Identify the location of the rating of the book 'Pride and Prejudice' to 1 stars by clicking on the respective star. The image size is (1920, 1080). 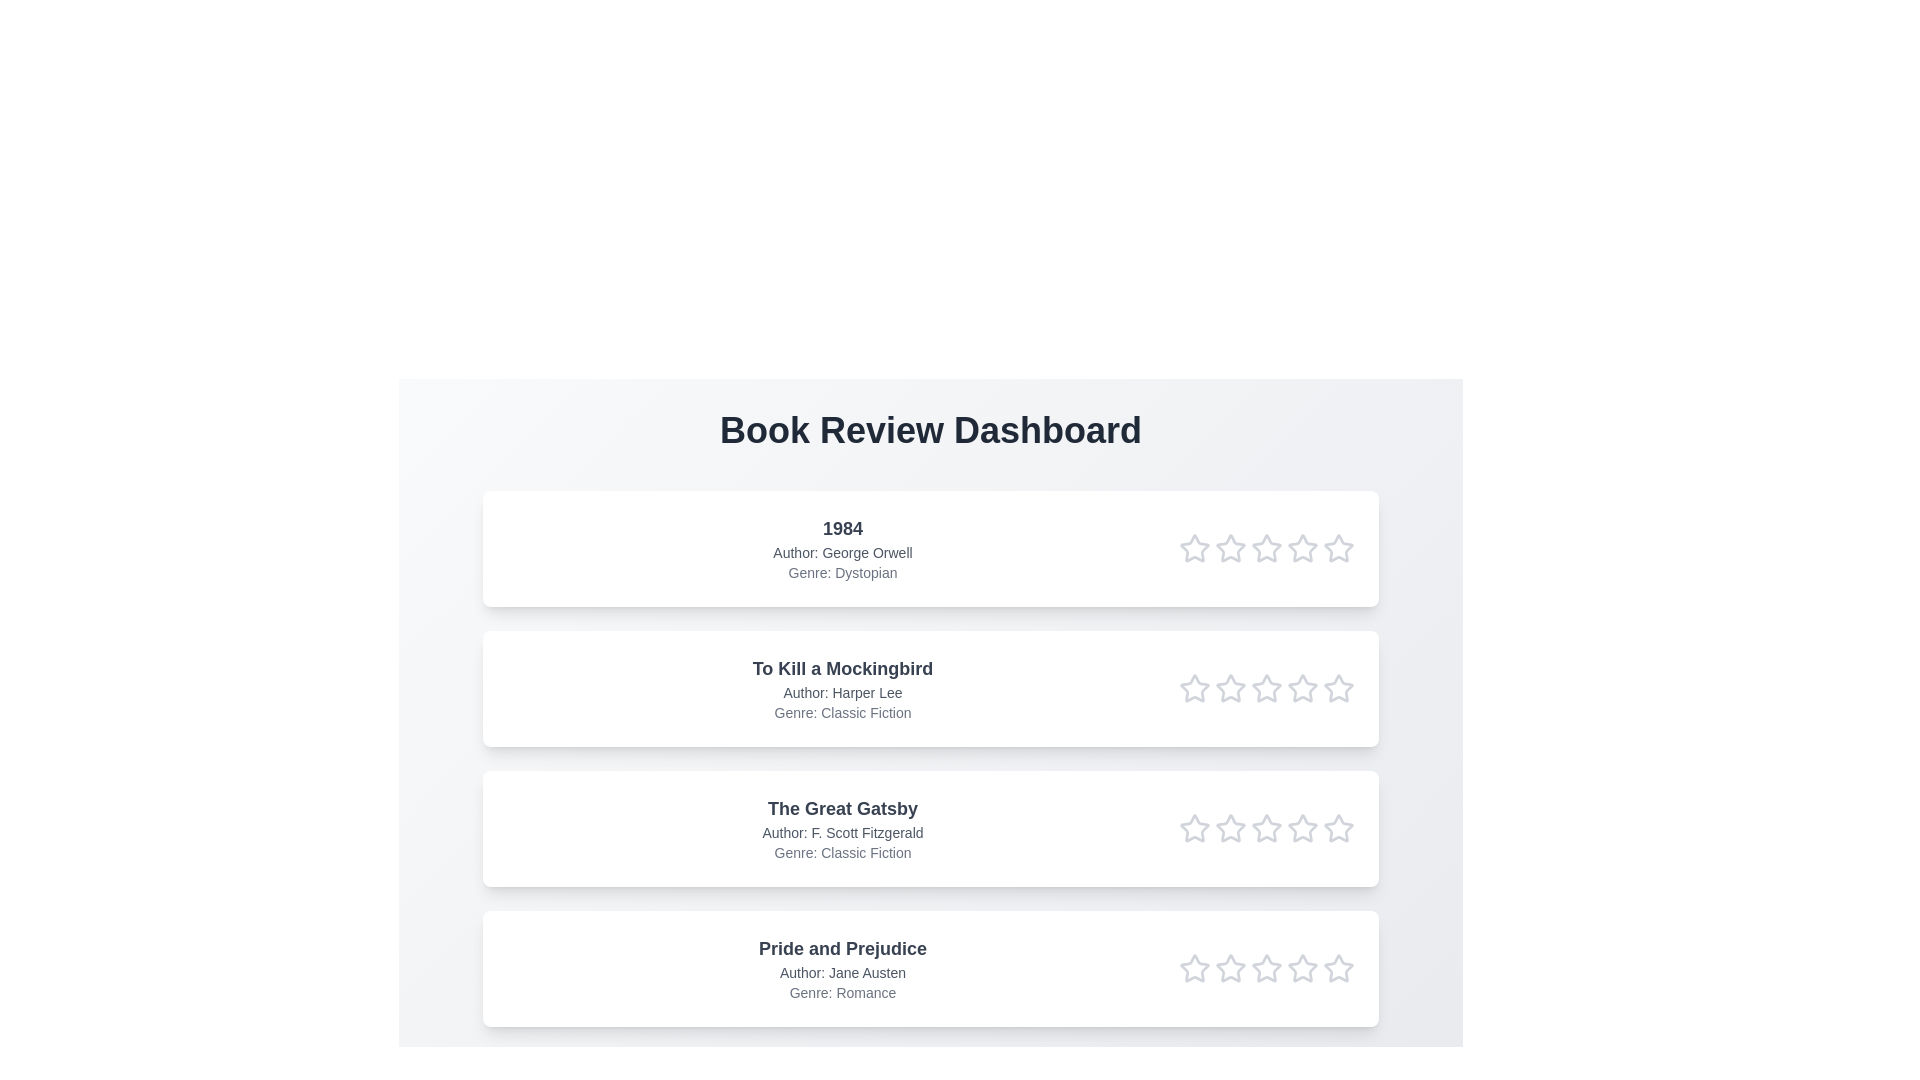
(1195, 967).